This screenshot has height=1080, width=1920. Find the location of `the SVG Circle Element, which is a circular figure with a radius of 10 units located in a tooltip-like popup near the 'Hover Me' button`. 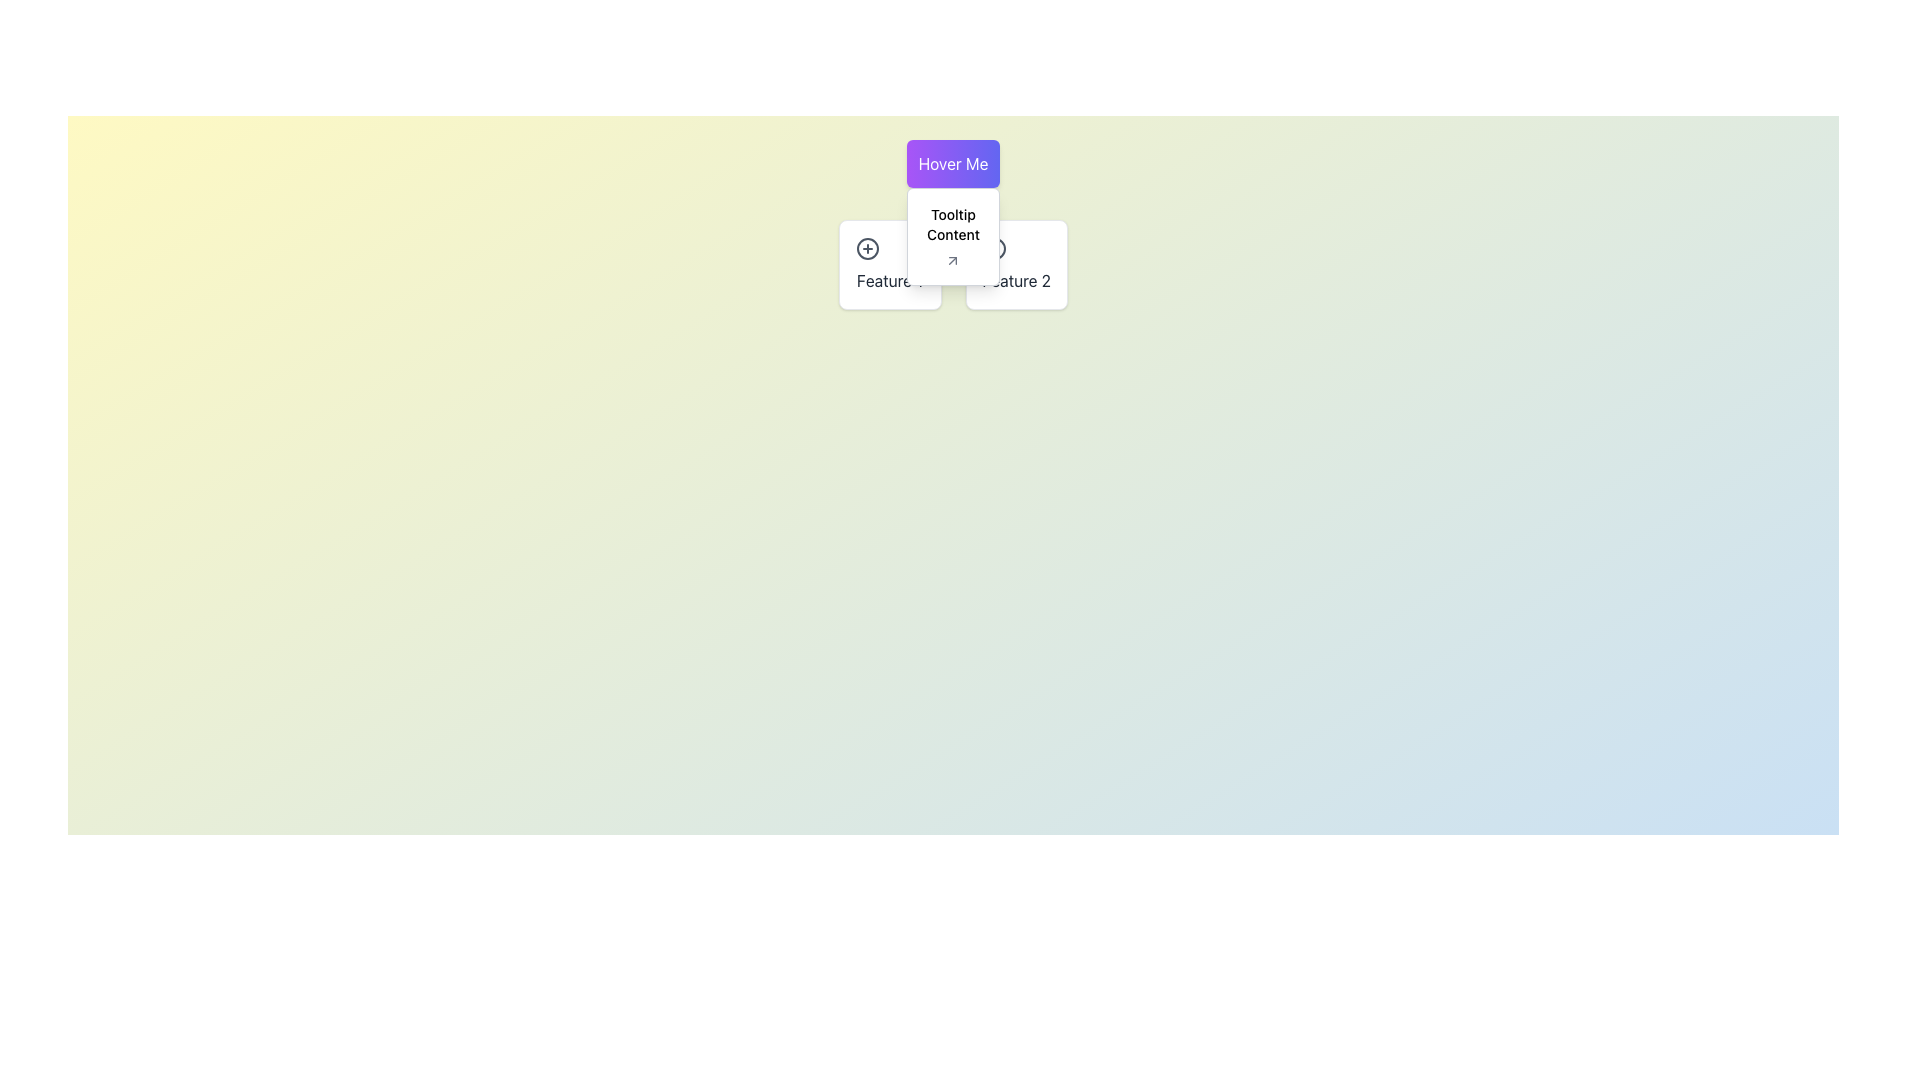

the SVG Circle Element, which is a circular figure with a radius of 10 units located in a tooltip-like popup near the 'Hover Me' button is located at coordinates (994, 248).